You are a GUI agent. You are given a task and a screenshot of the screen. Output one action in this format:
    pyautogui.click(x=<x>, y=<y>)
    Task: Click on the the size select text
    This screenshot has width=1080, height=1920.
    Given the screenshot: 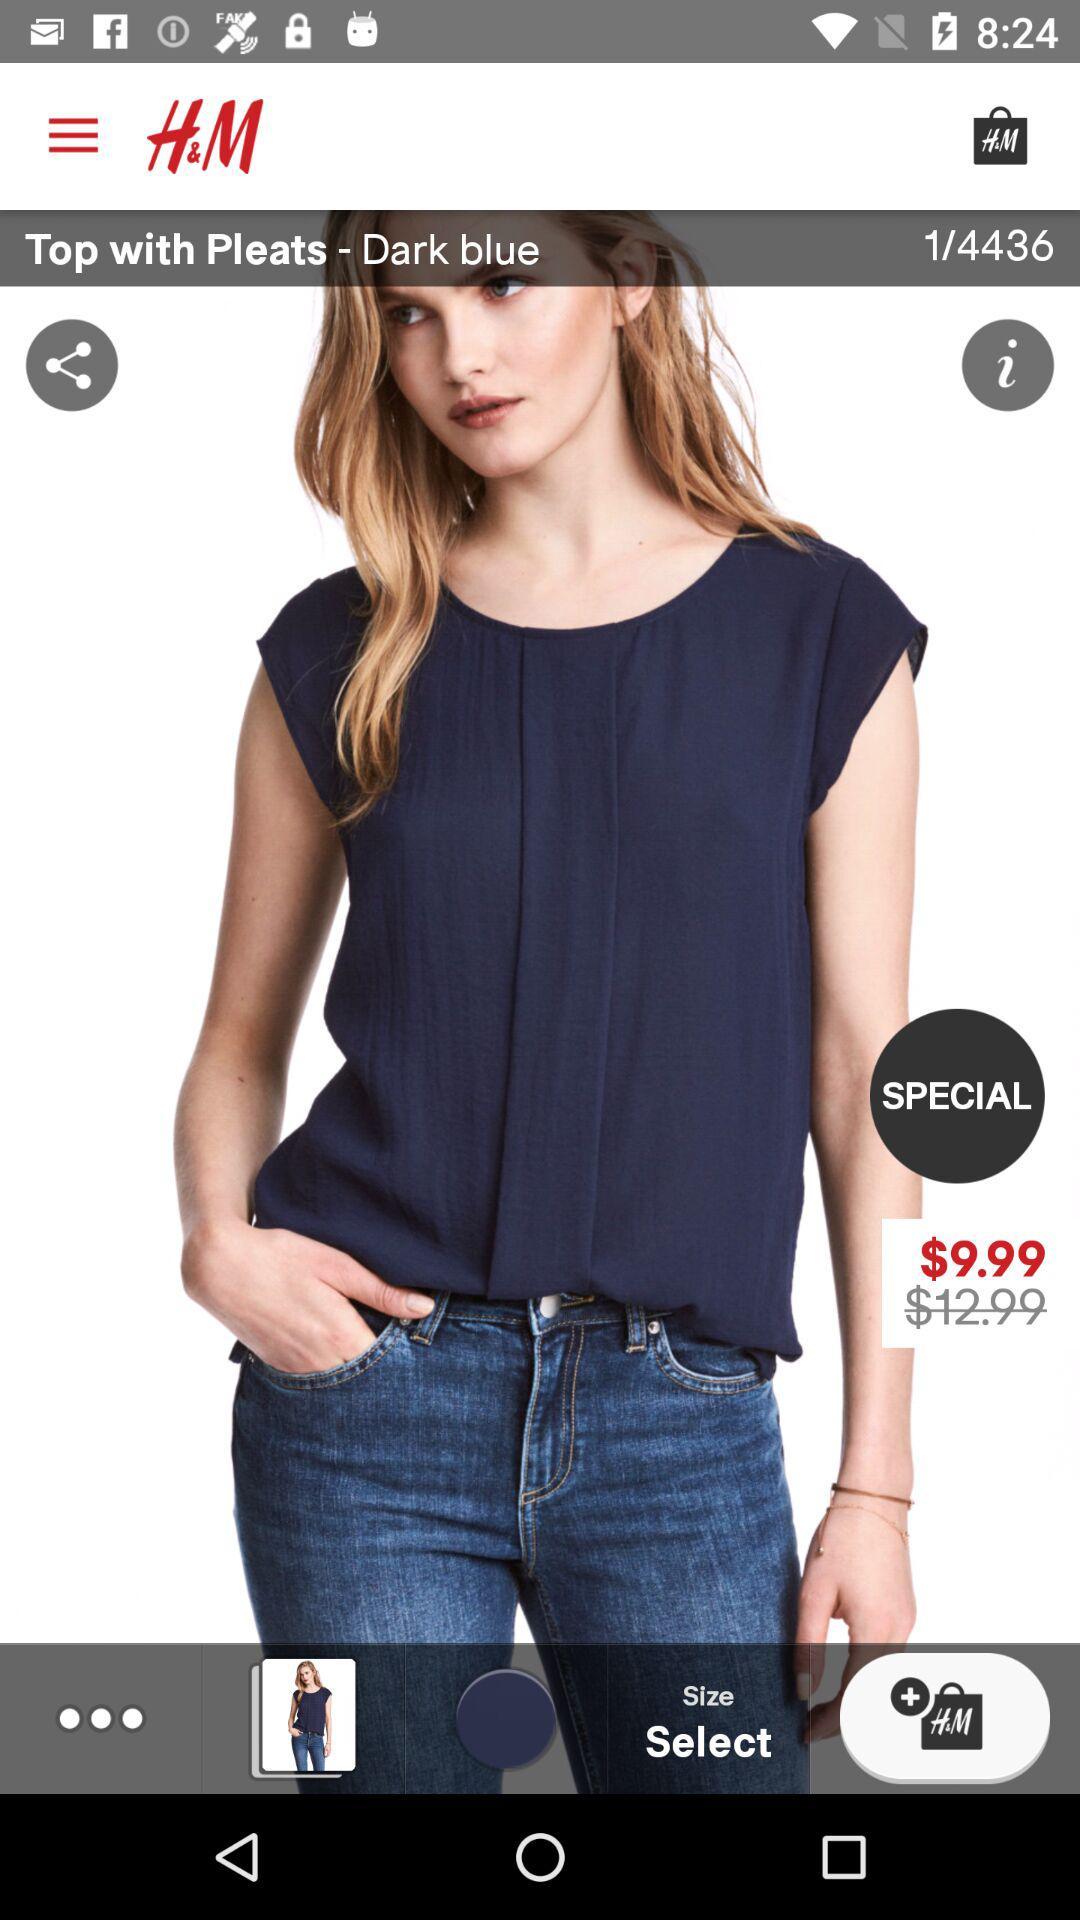 What is the action you would take?
    pyautogui.click(x=708, y=1717)
    